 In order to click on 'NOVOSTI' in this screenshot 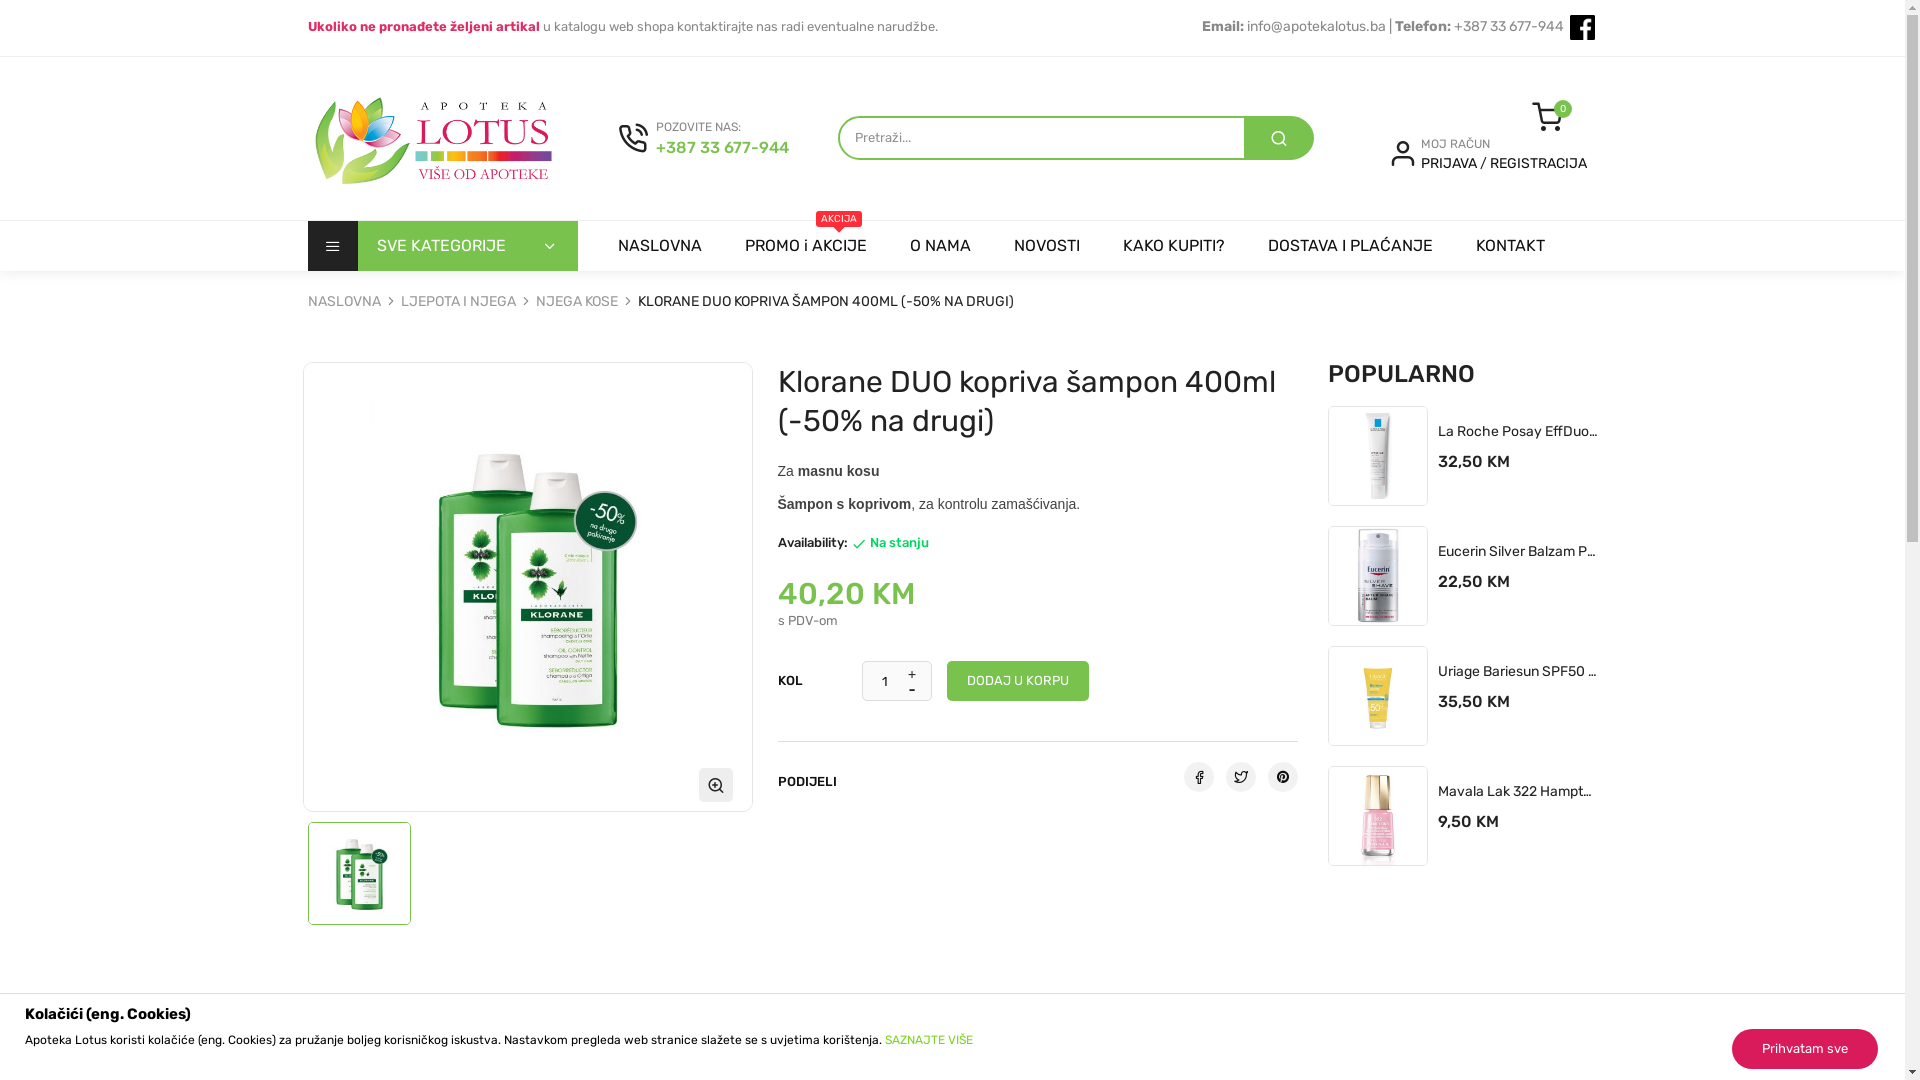, I will do `click(1045, 245)`.